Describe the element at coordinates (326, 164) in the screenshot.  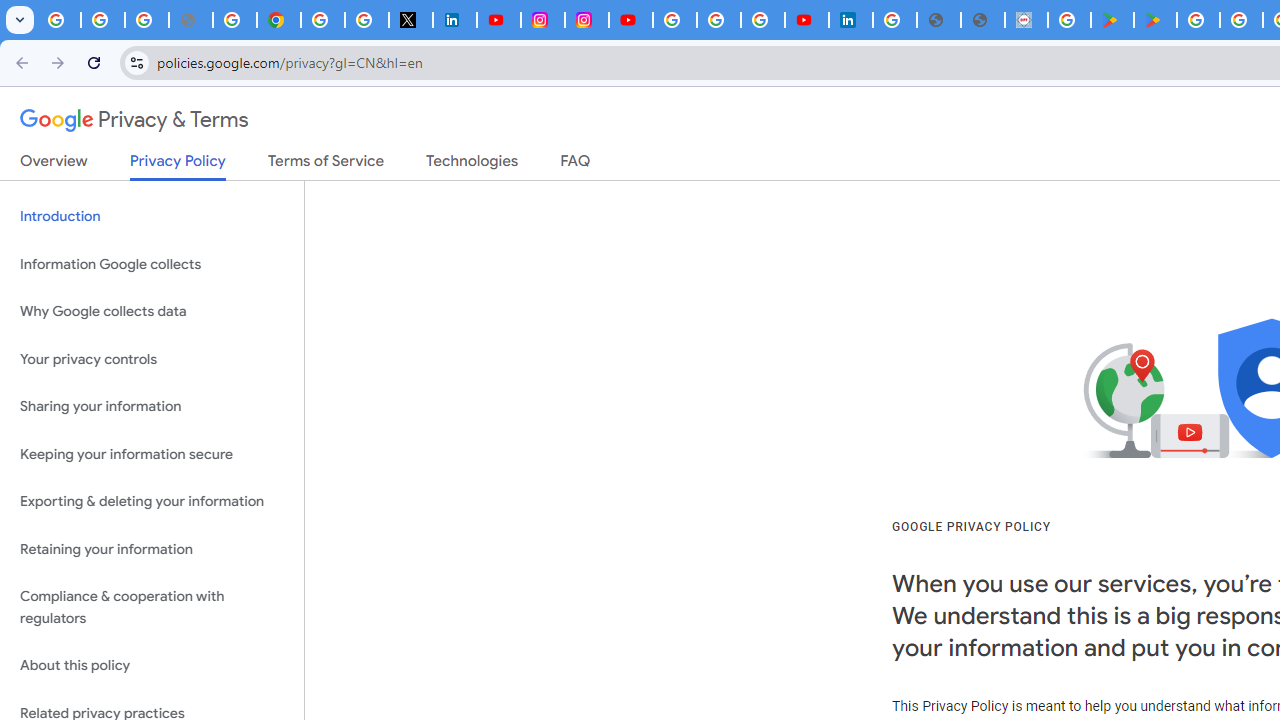
I see `'Terms of Service'` at that location.